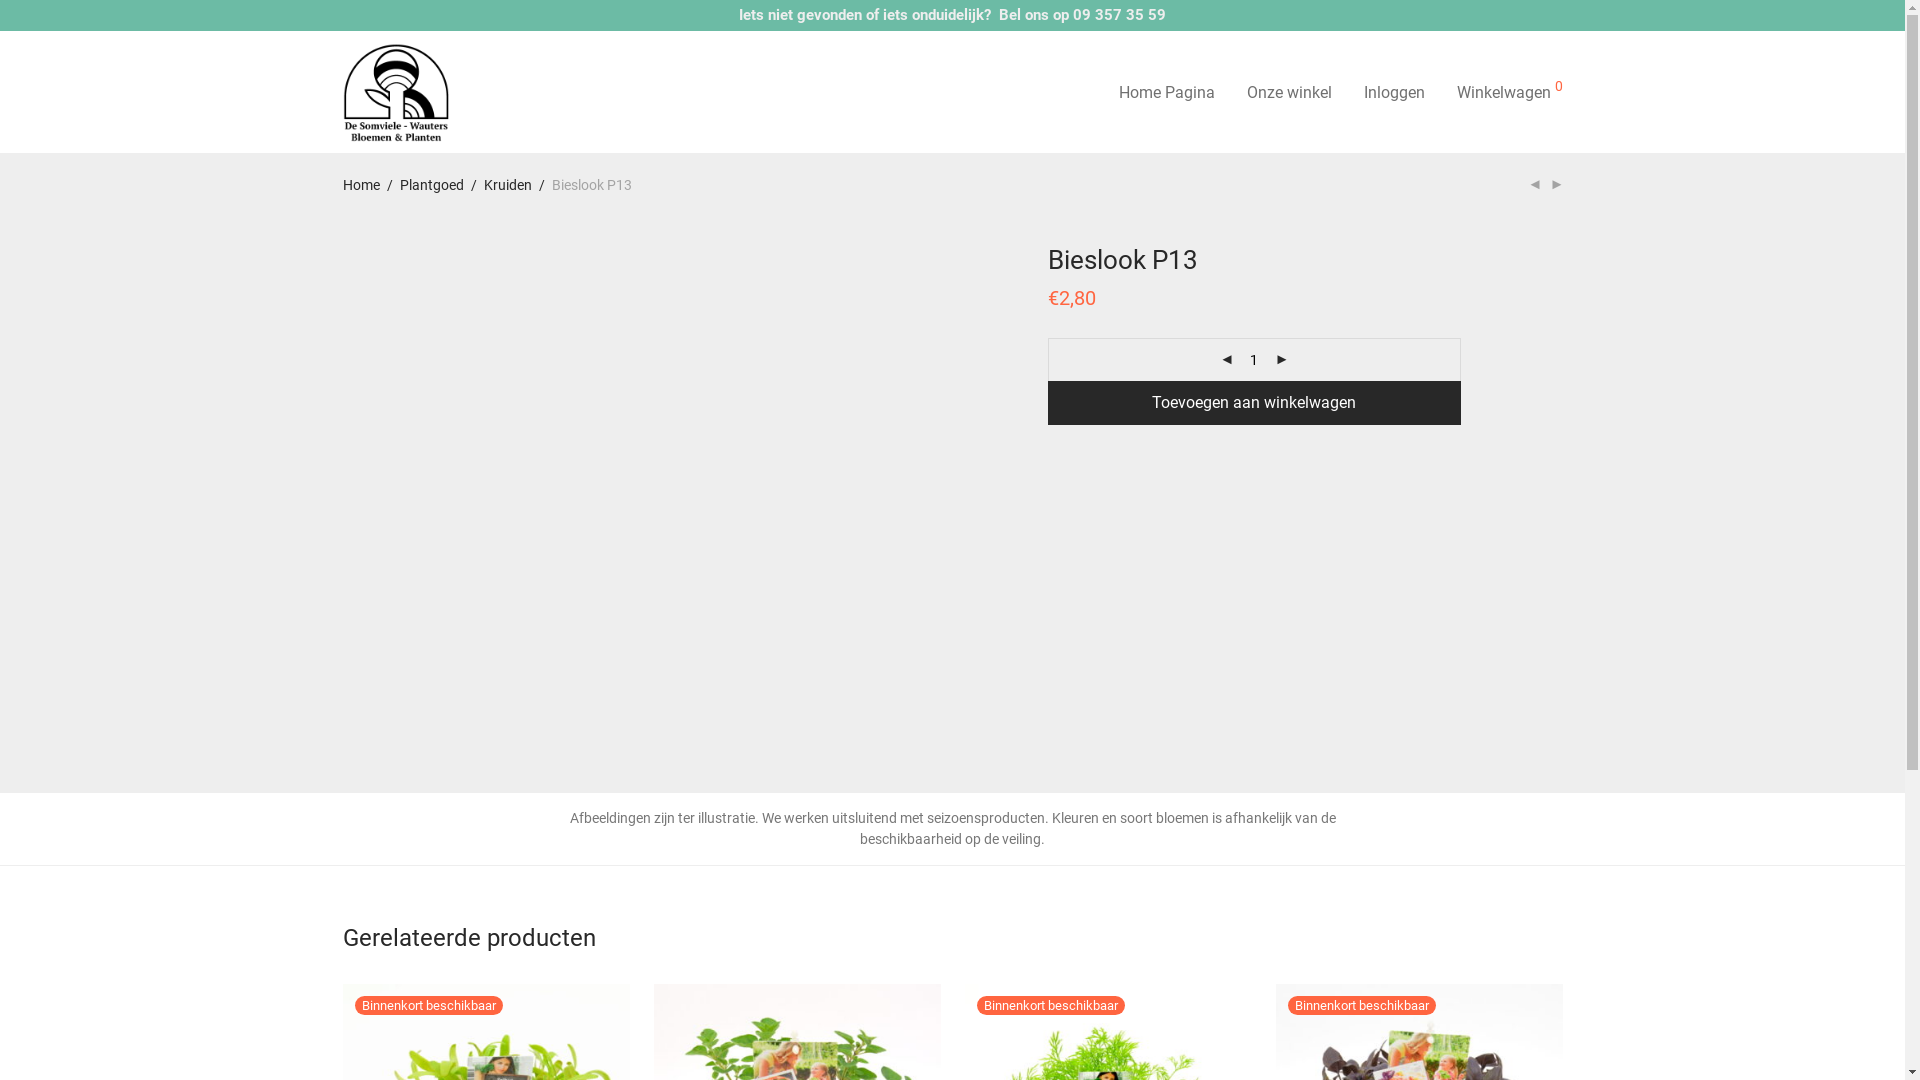 The image size is (1920, 1080). Describe the element at coordinates (1288, 92) in the screenshot. I see `'Onze winkel'` at that location.